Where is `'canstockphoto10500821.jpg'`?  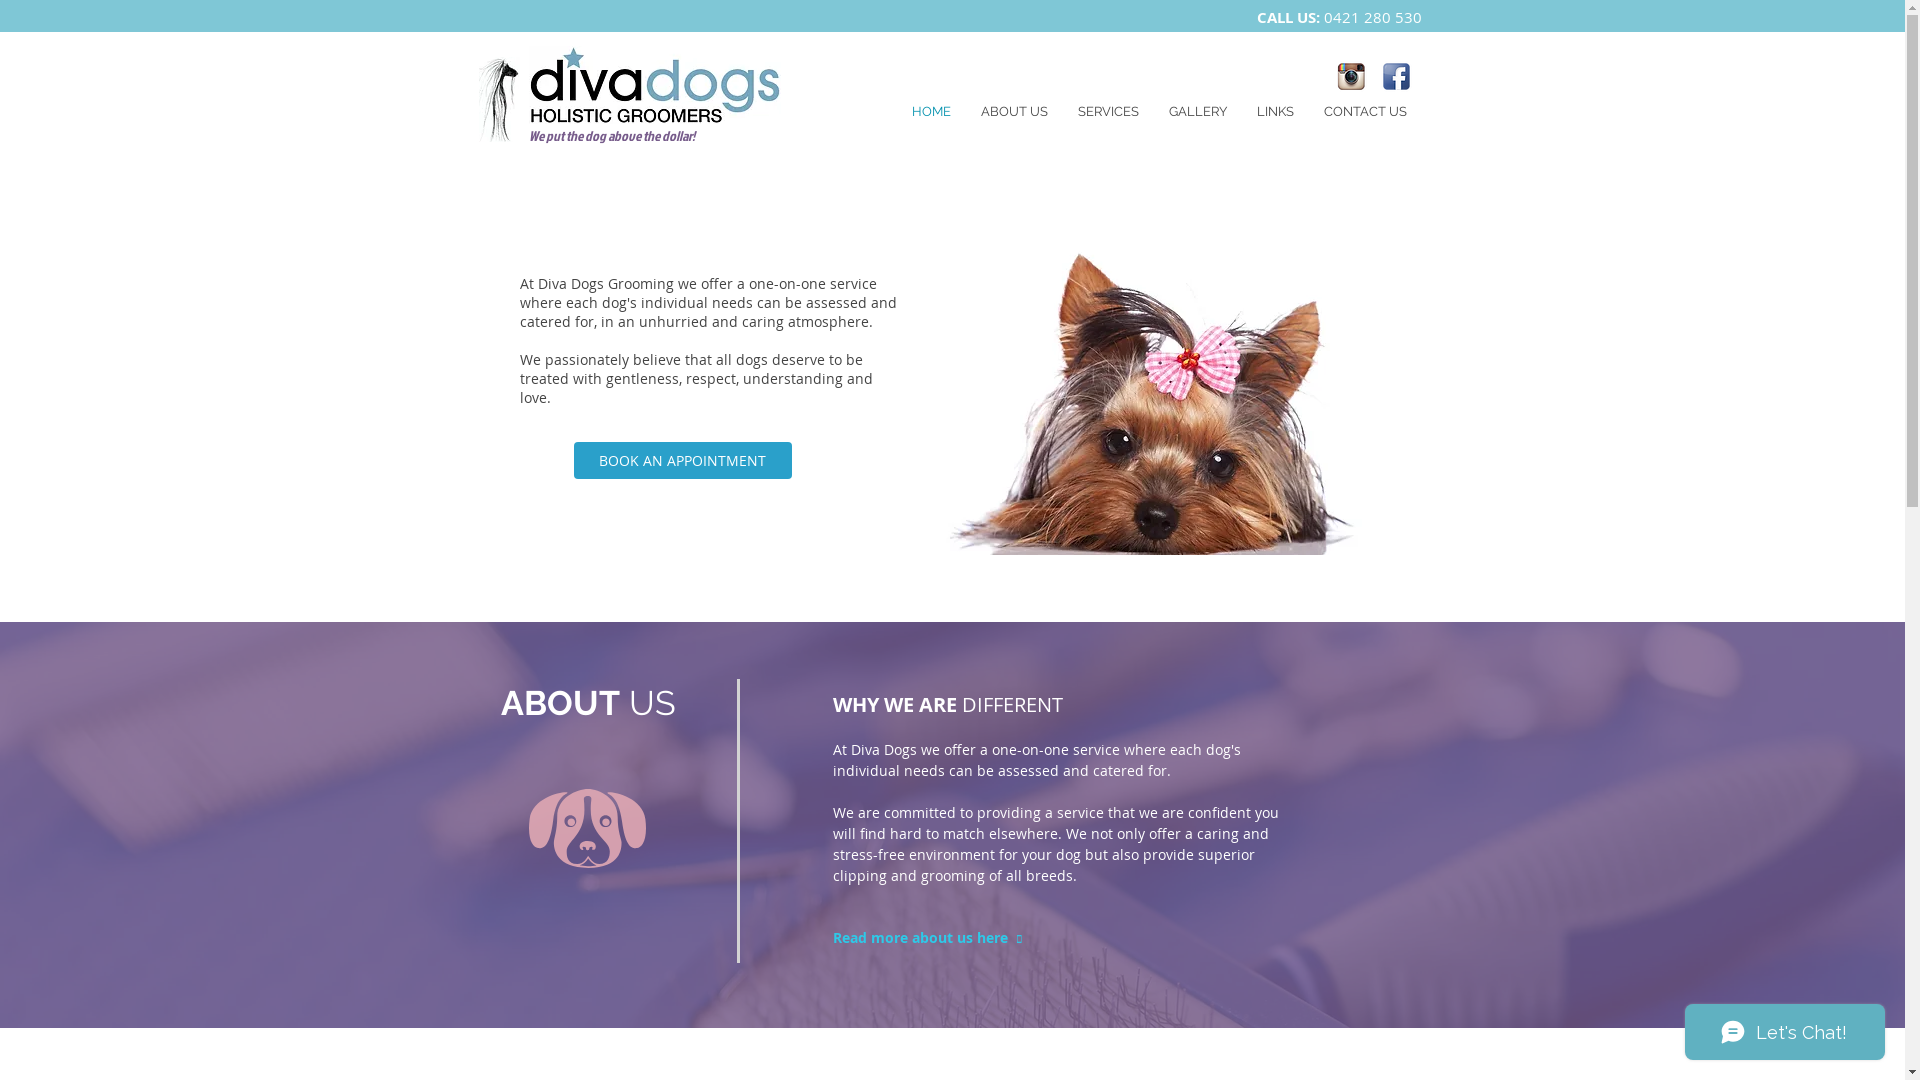
'canstockphoto10500821.jpg' is located at coordinates (1165, 401).